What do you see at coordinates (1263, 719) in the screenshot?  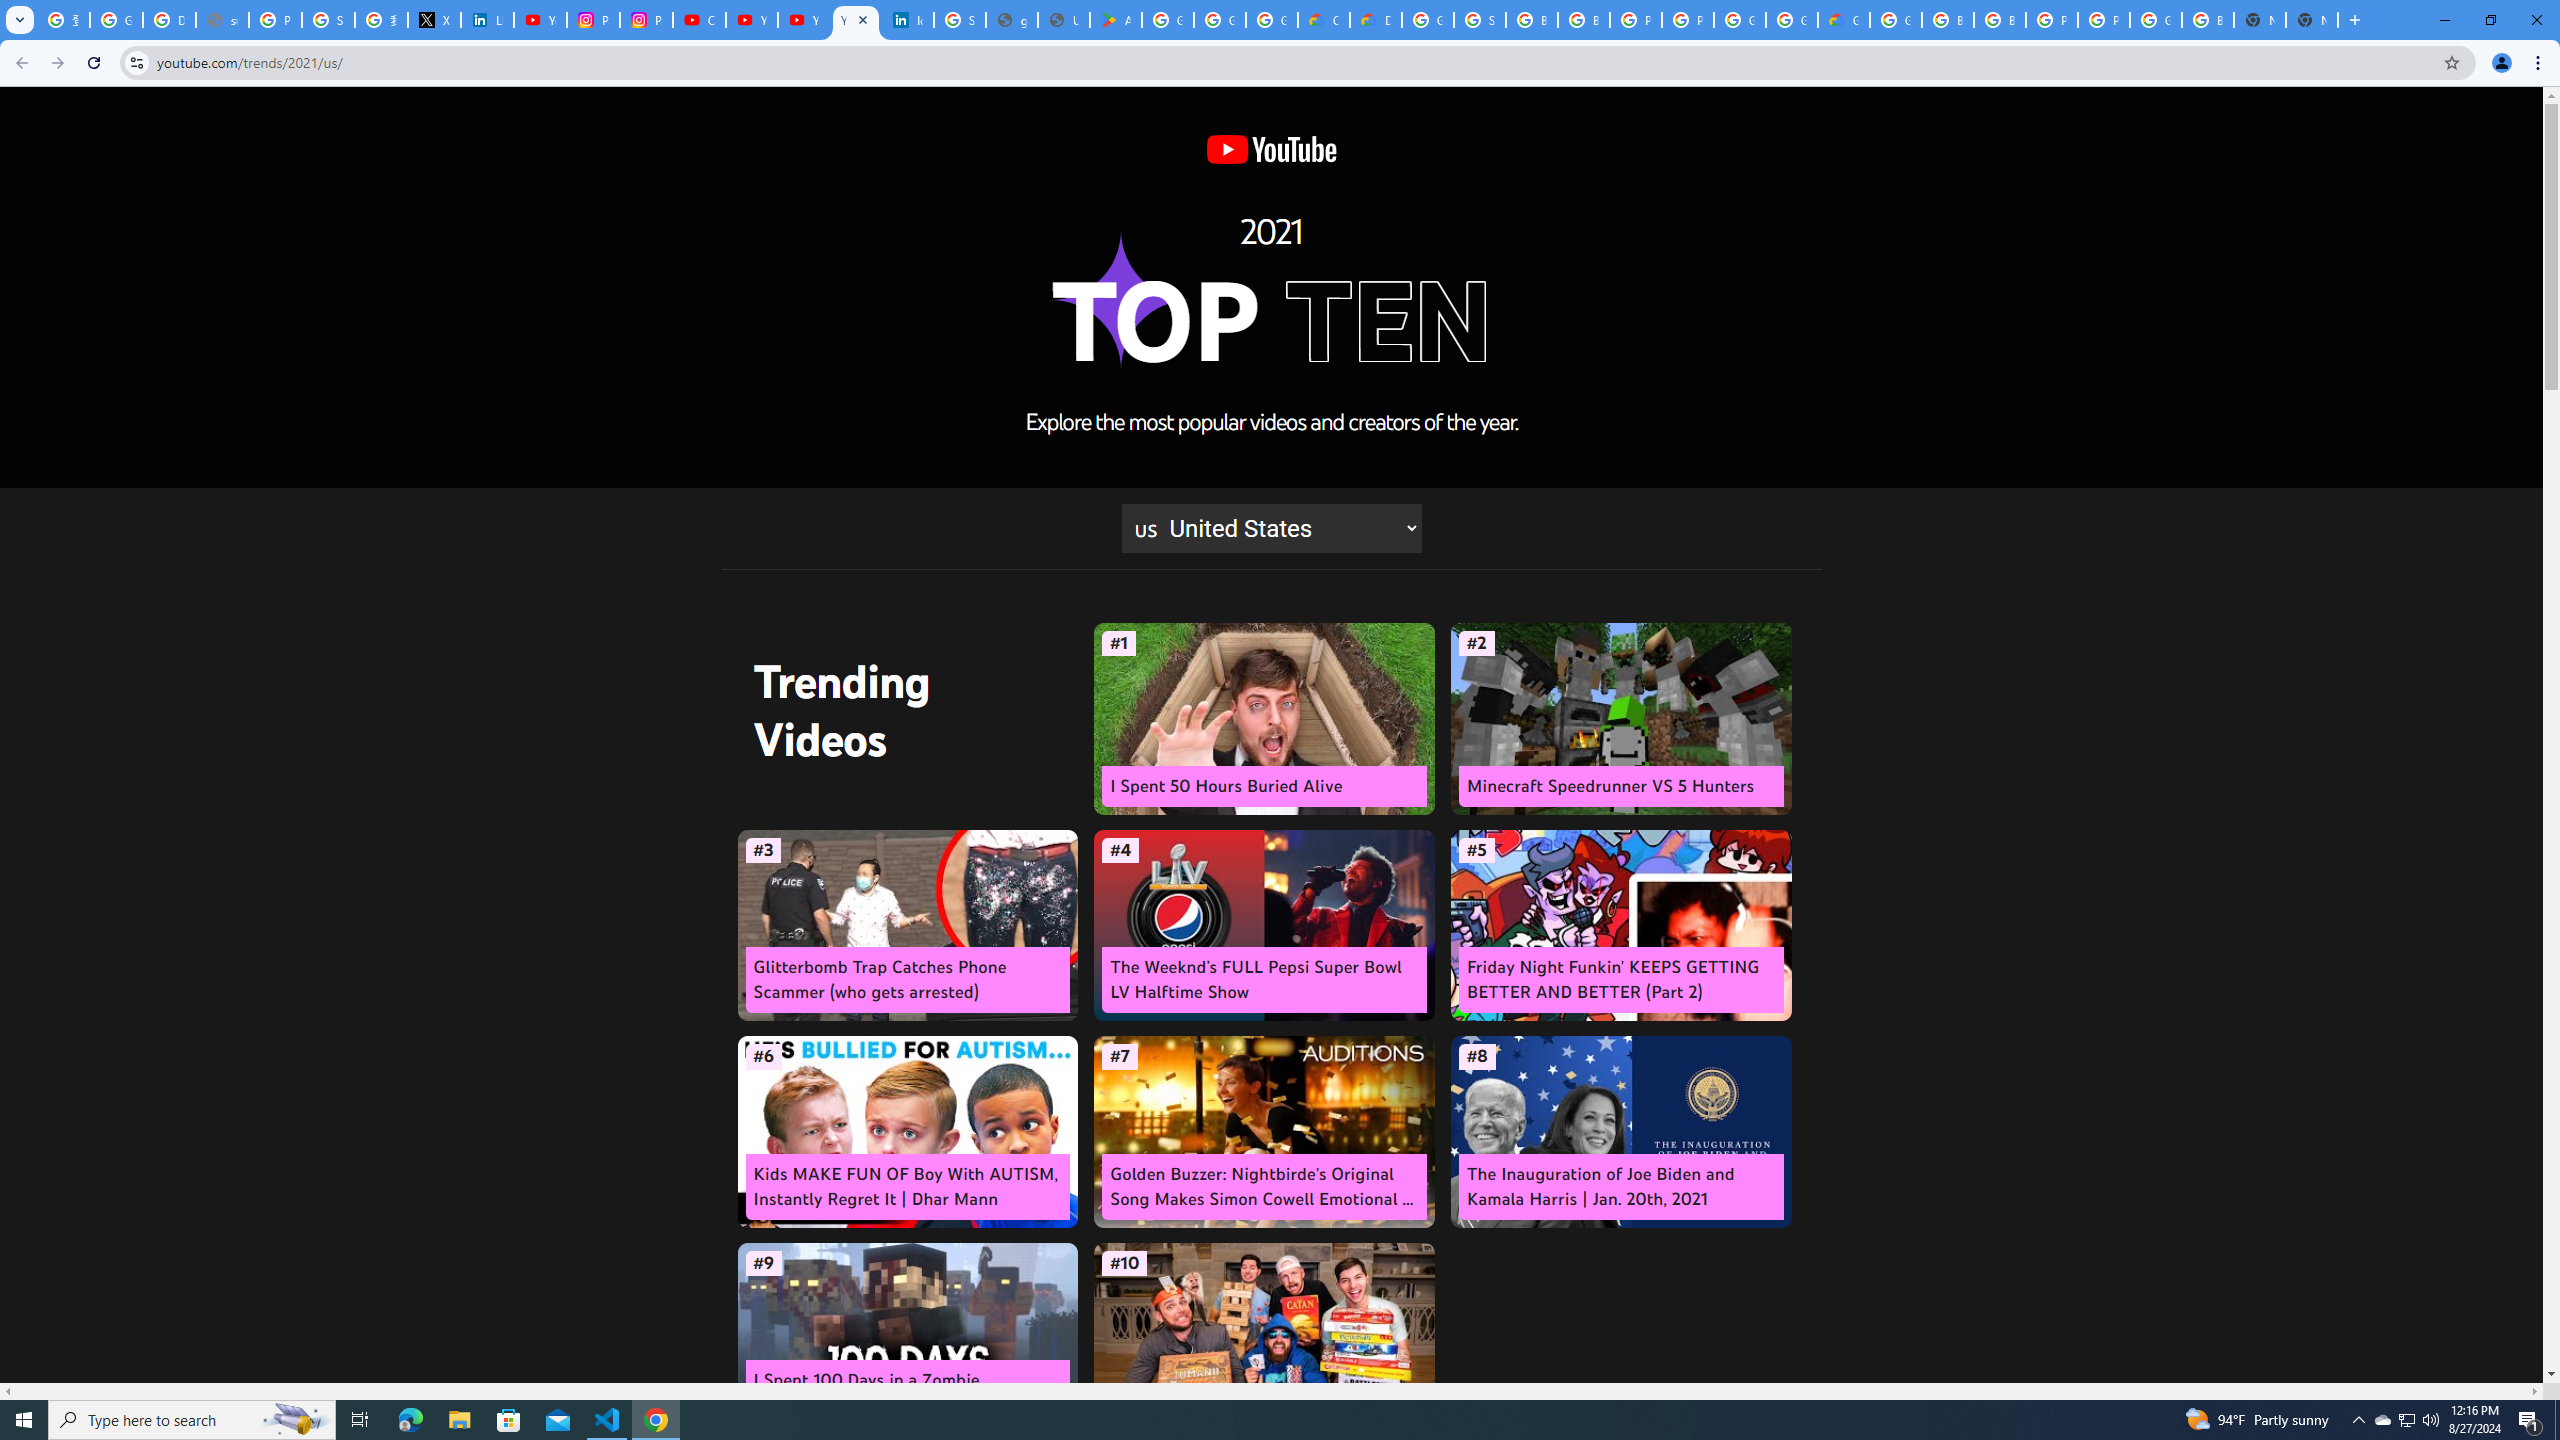 I see `'#1 I Spent 50 Hours Buried Alive'` at bounding box center [1263, 719].